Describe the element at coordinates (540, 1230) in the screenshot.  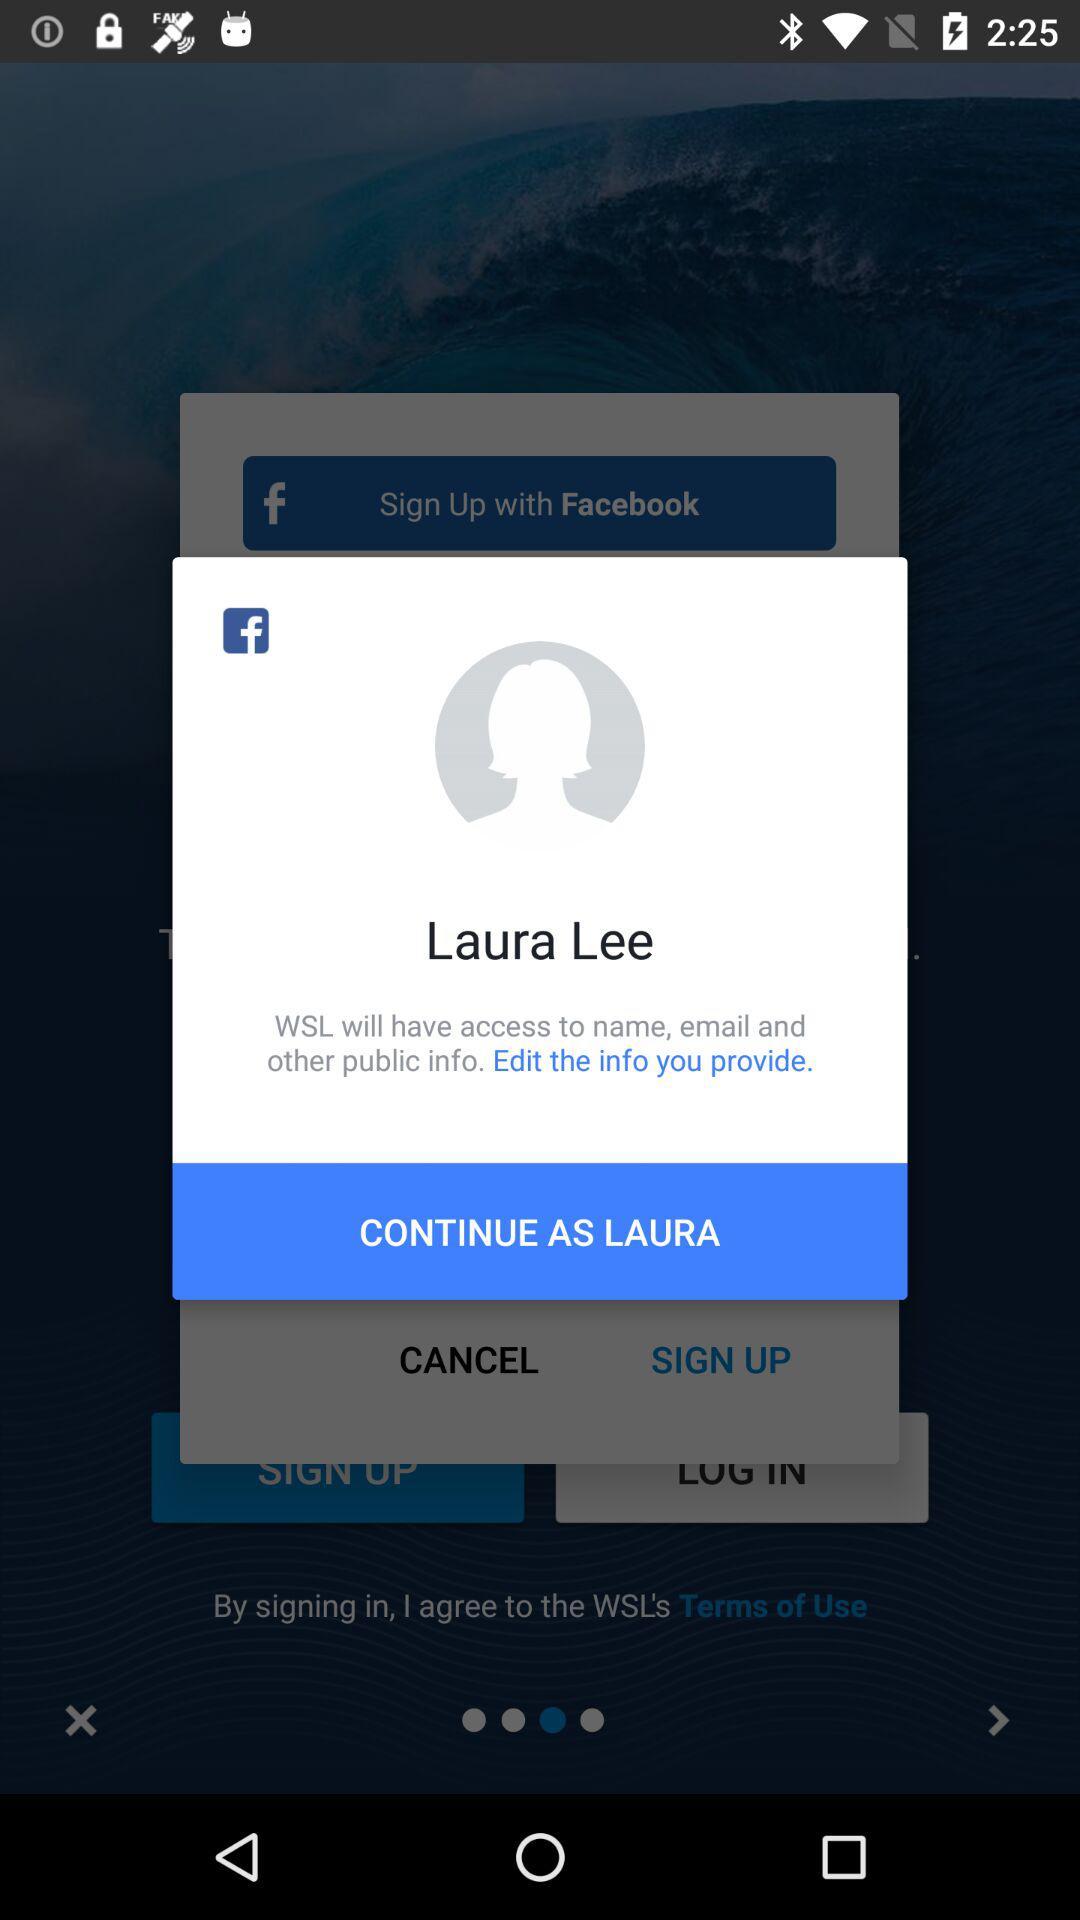
I see `the continue as laura` at that location.